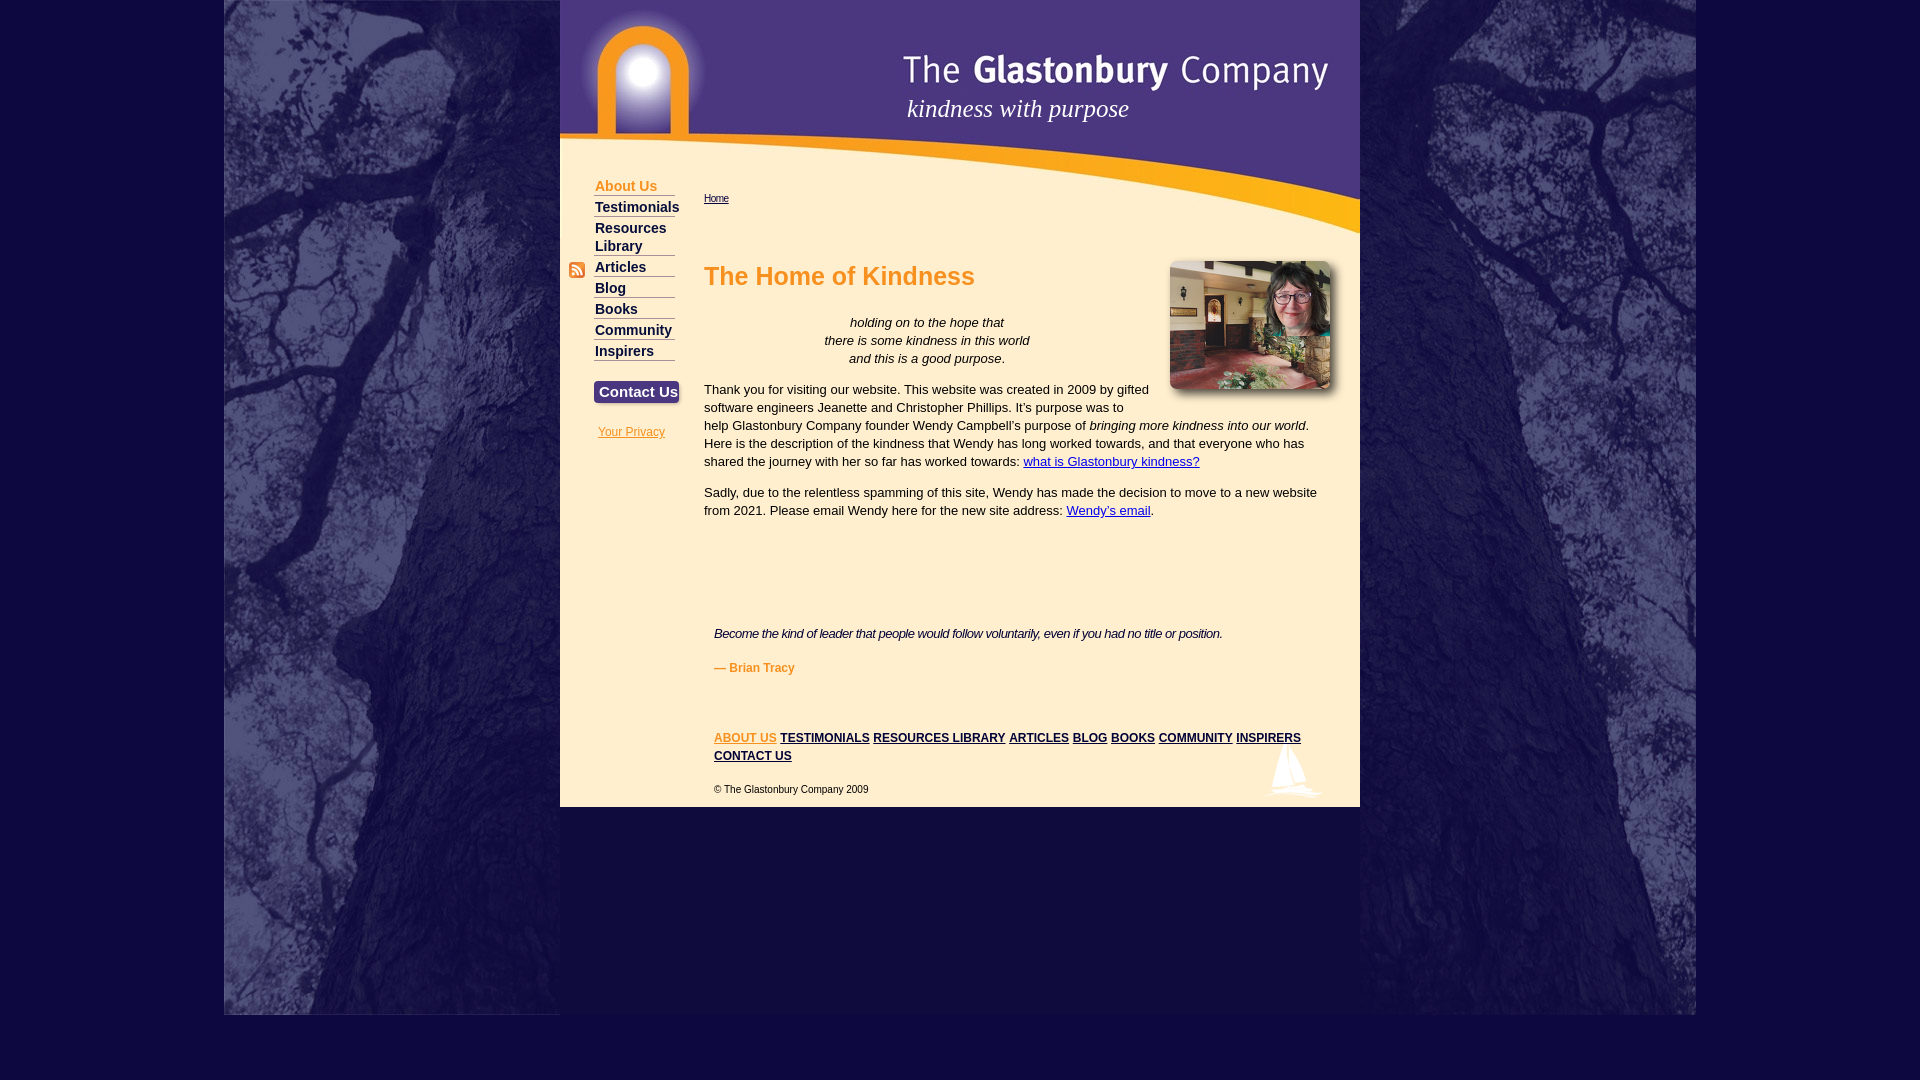 Image resolution: width=1920 pixels, height=1080 pixels. I want to click on 'what is Glastonbury kindness?', so click(1109, 461).